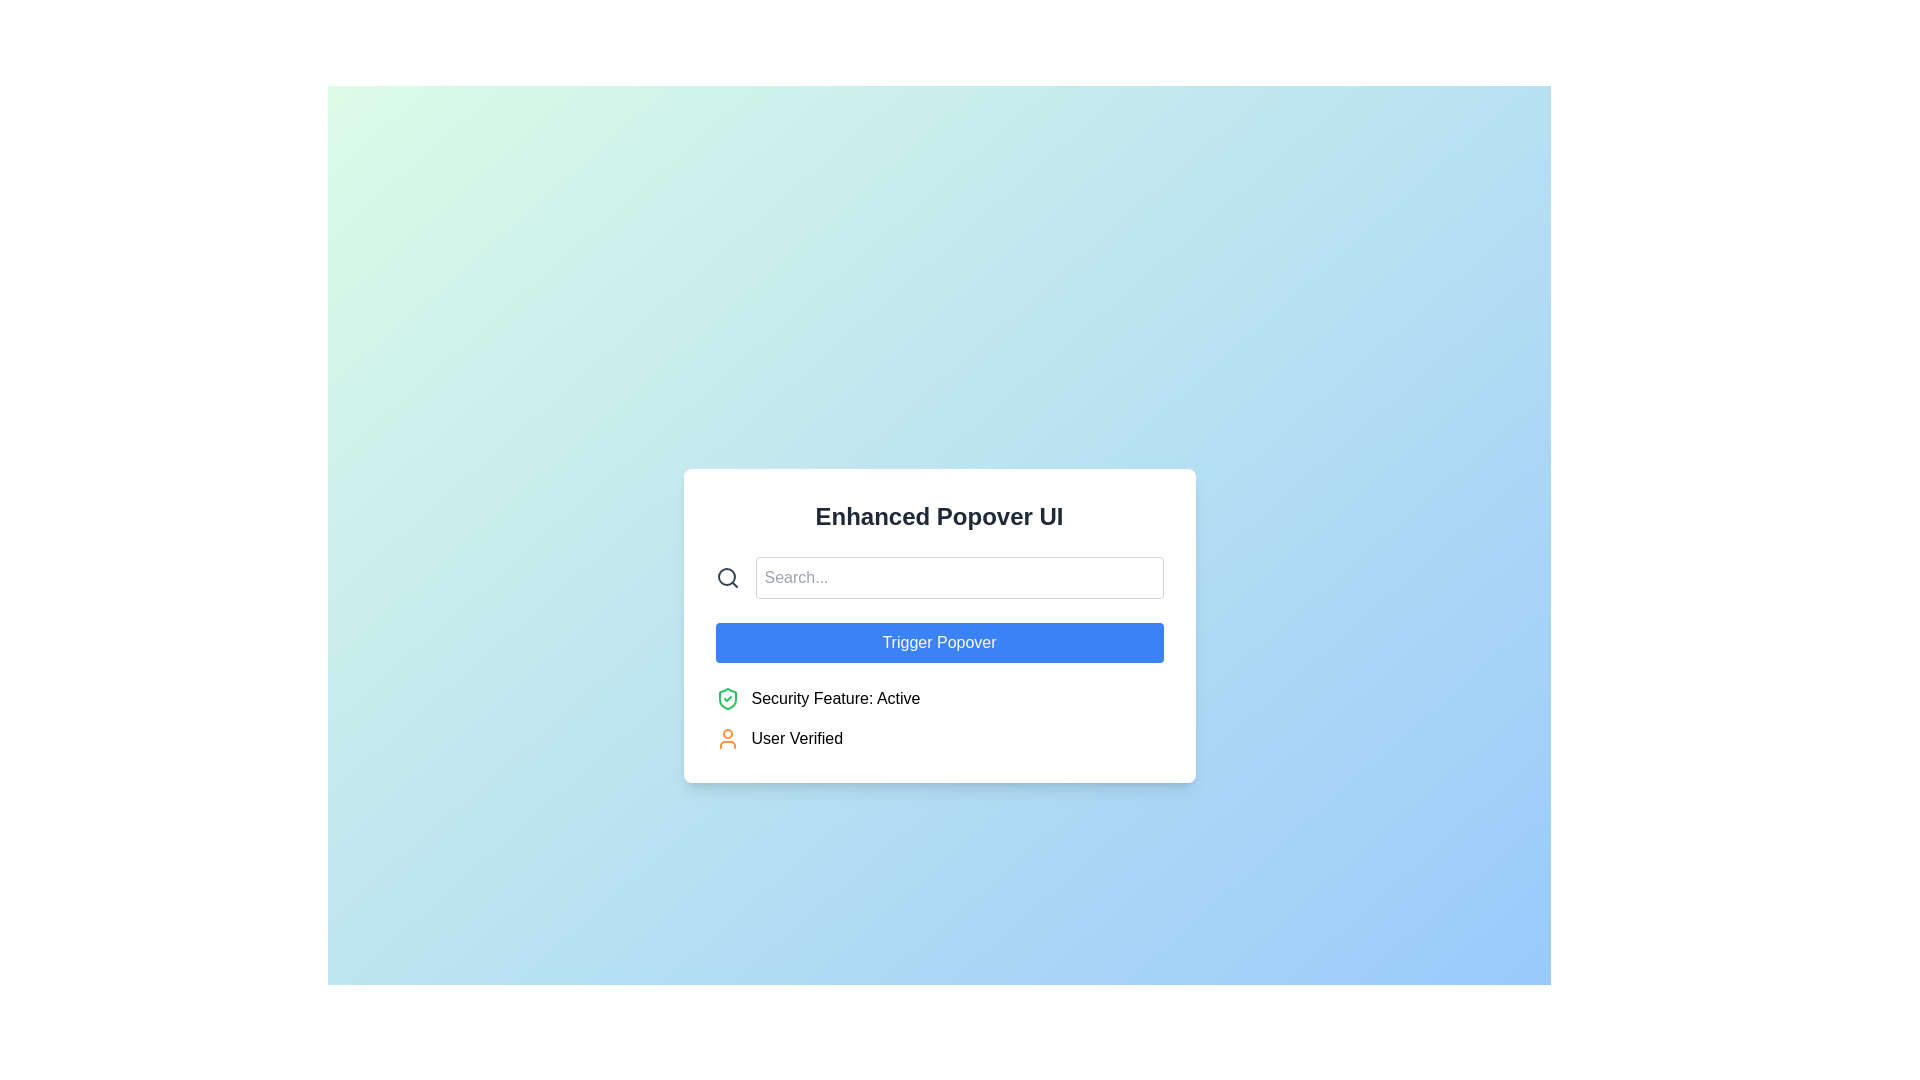 This screenshot has width=1920, height=1080. What do you see at coordinates (726, 578) in the screenshot?
I see `the search icon resembling a magnifying glass, which is the first element in the horizontal layout` at bounding box center [726, 578].